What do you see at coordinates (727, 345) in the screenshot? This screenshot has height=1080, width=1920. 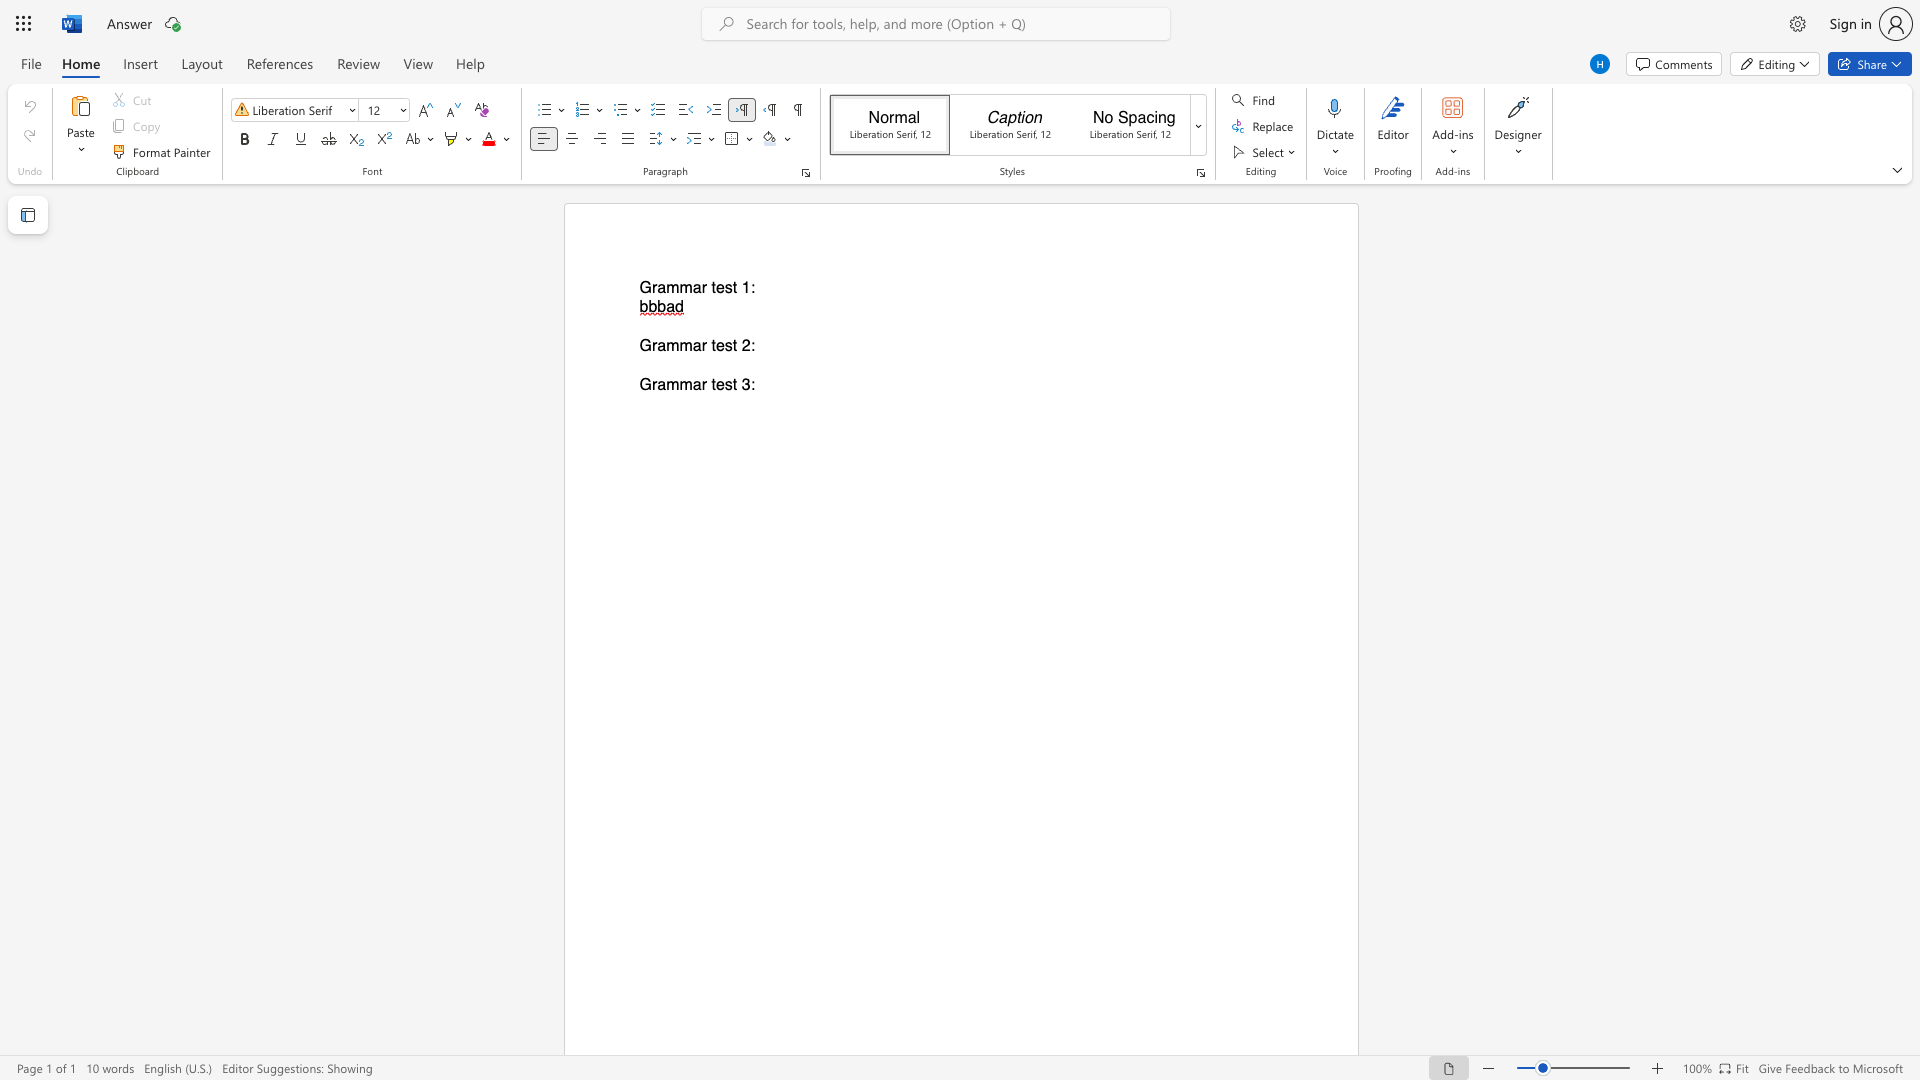 I see `the 1th character "s" in the text` at bounding box center [727, 345].